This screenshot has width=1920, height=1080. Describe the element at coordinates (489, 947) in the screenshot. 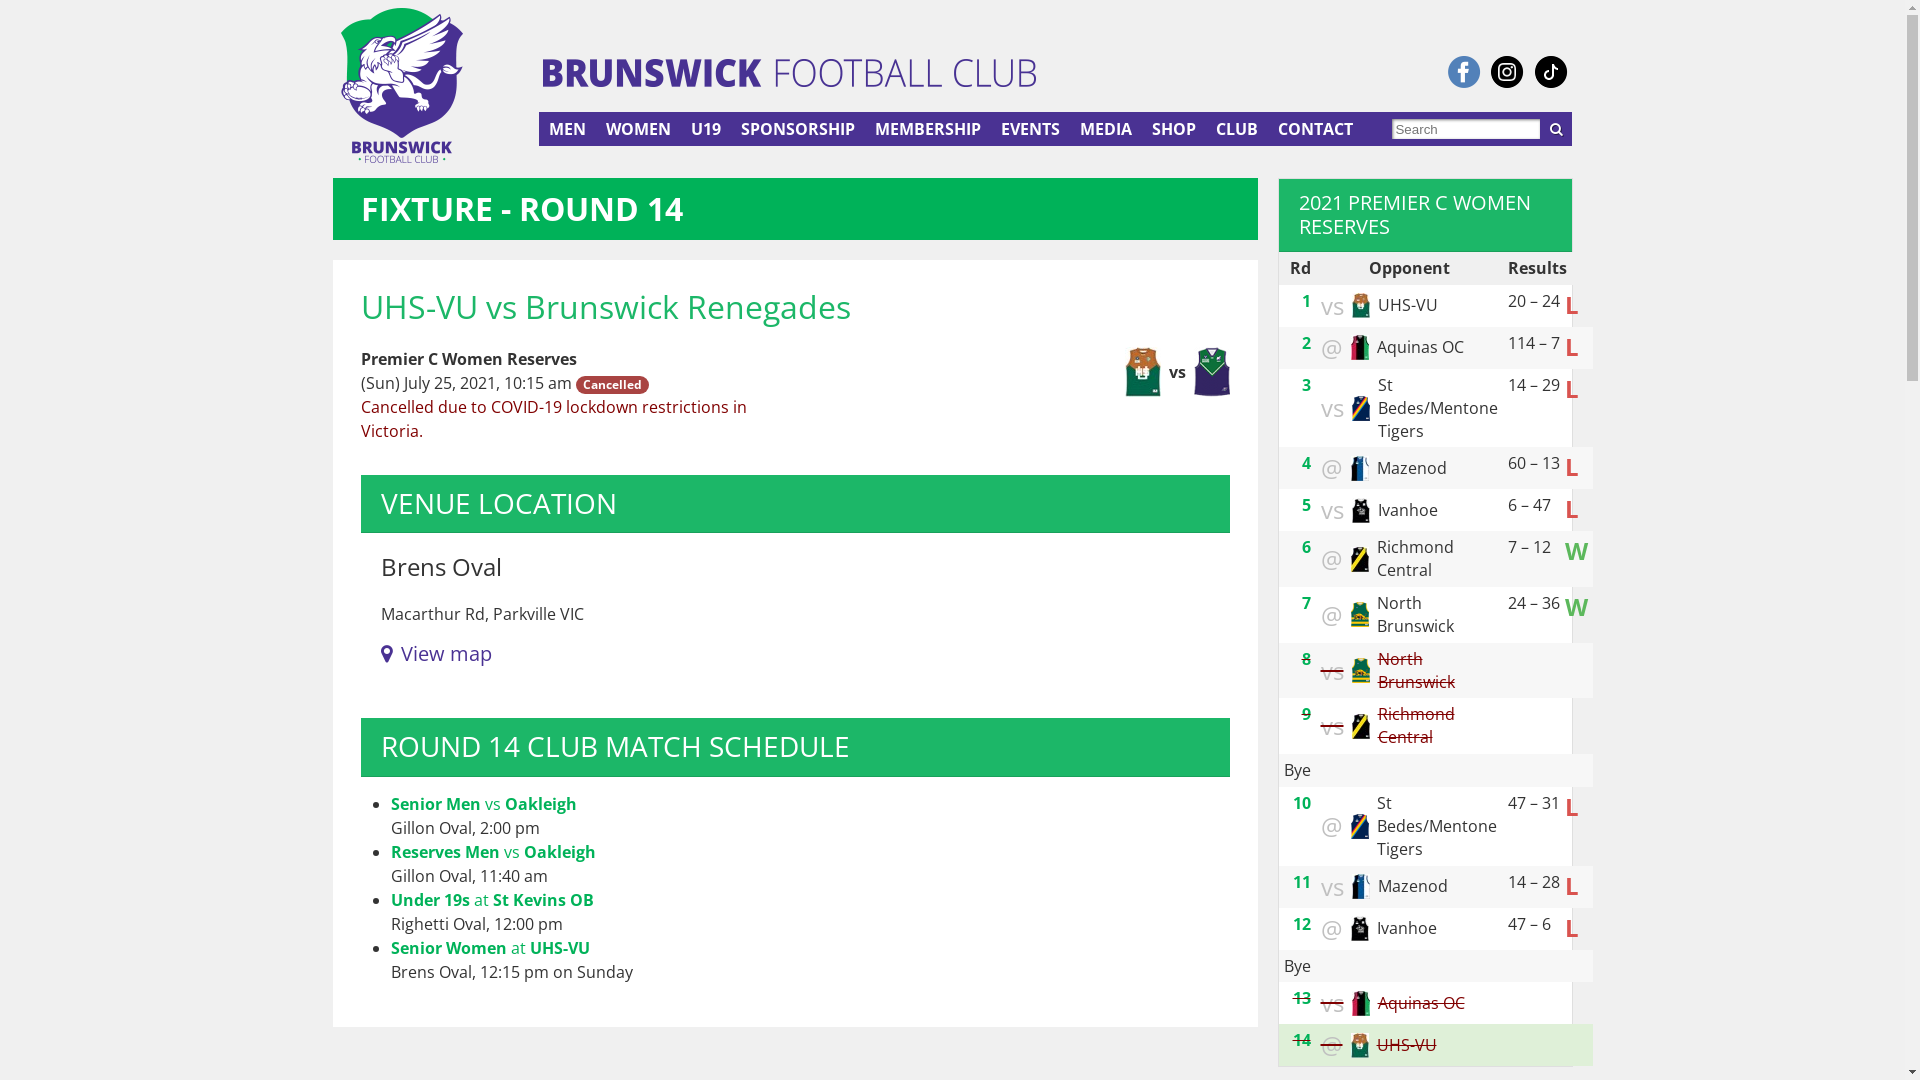

I see `'Senior Women at UHS-VU'` at that location.